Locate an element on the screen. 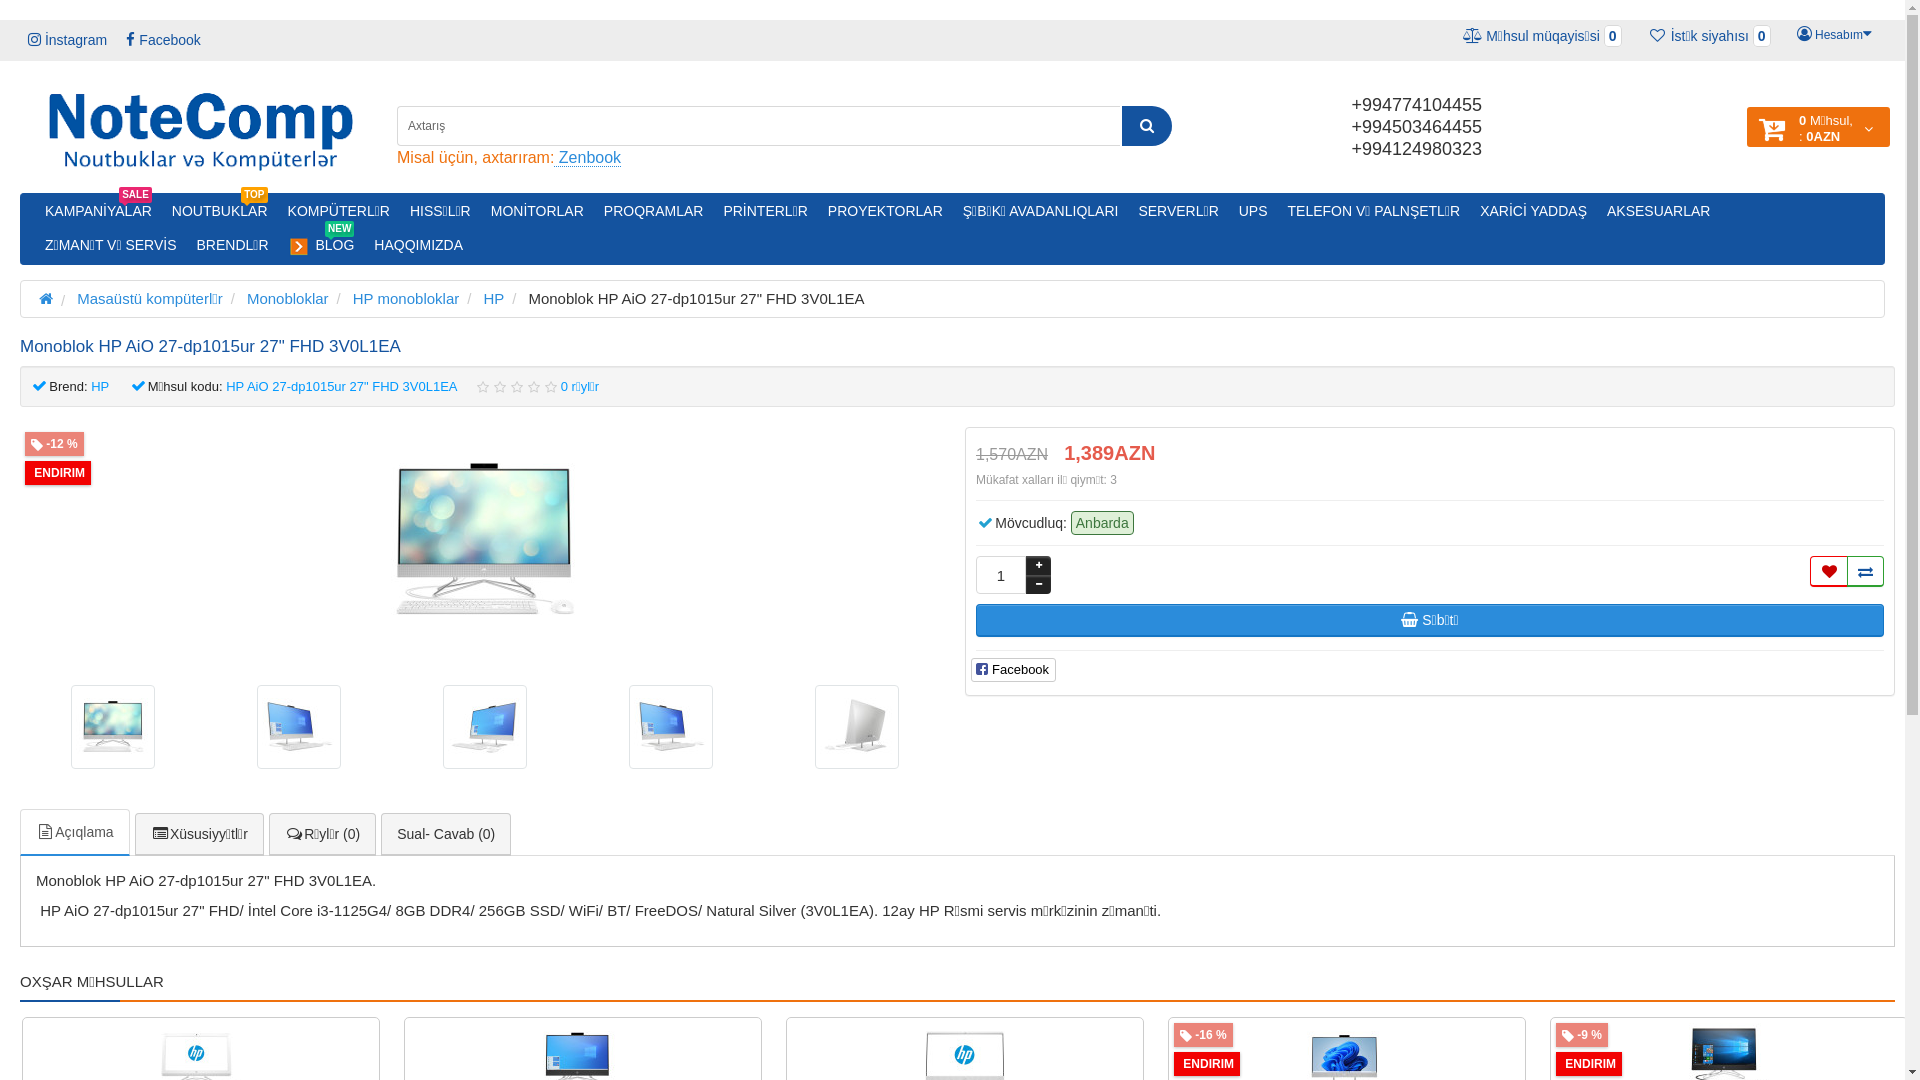 Image resolution: width=1920 pixels, height=1080 pixels. '+994124980323' is located at coordinates (1415, 148).